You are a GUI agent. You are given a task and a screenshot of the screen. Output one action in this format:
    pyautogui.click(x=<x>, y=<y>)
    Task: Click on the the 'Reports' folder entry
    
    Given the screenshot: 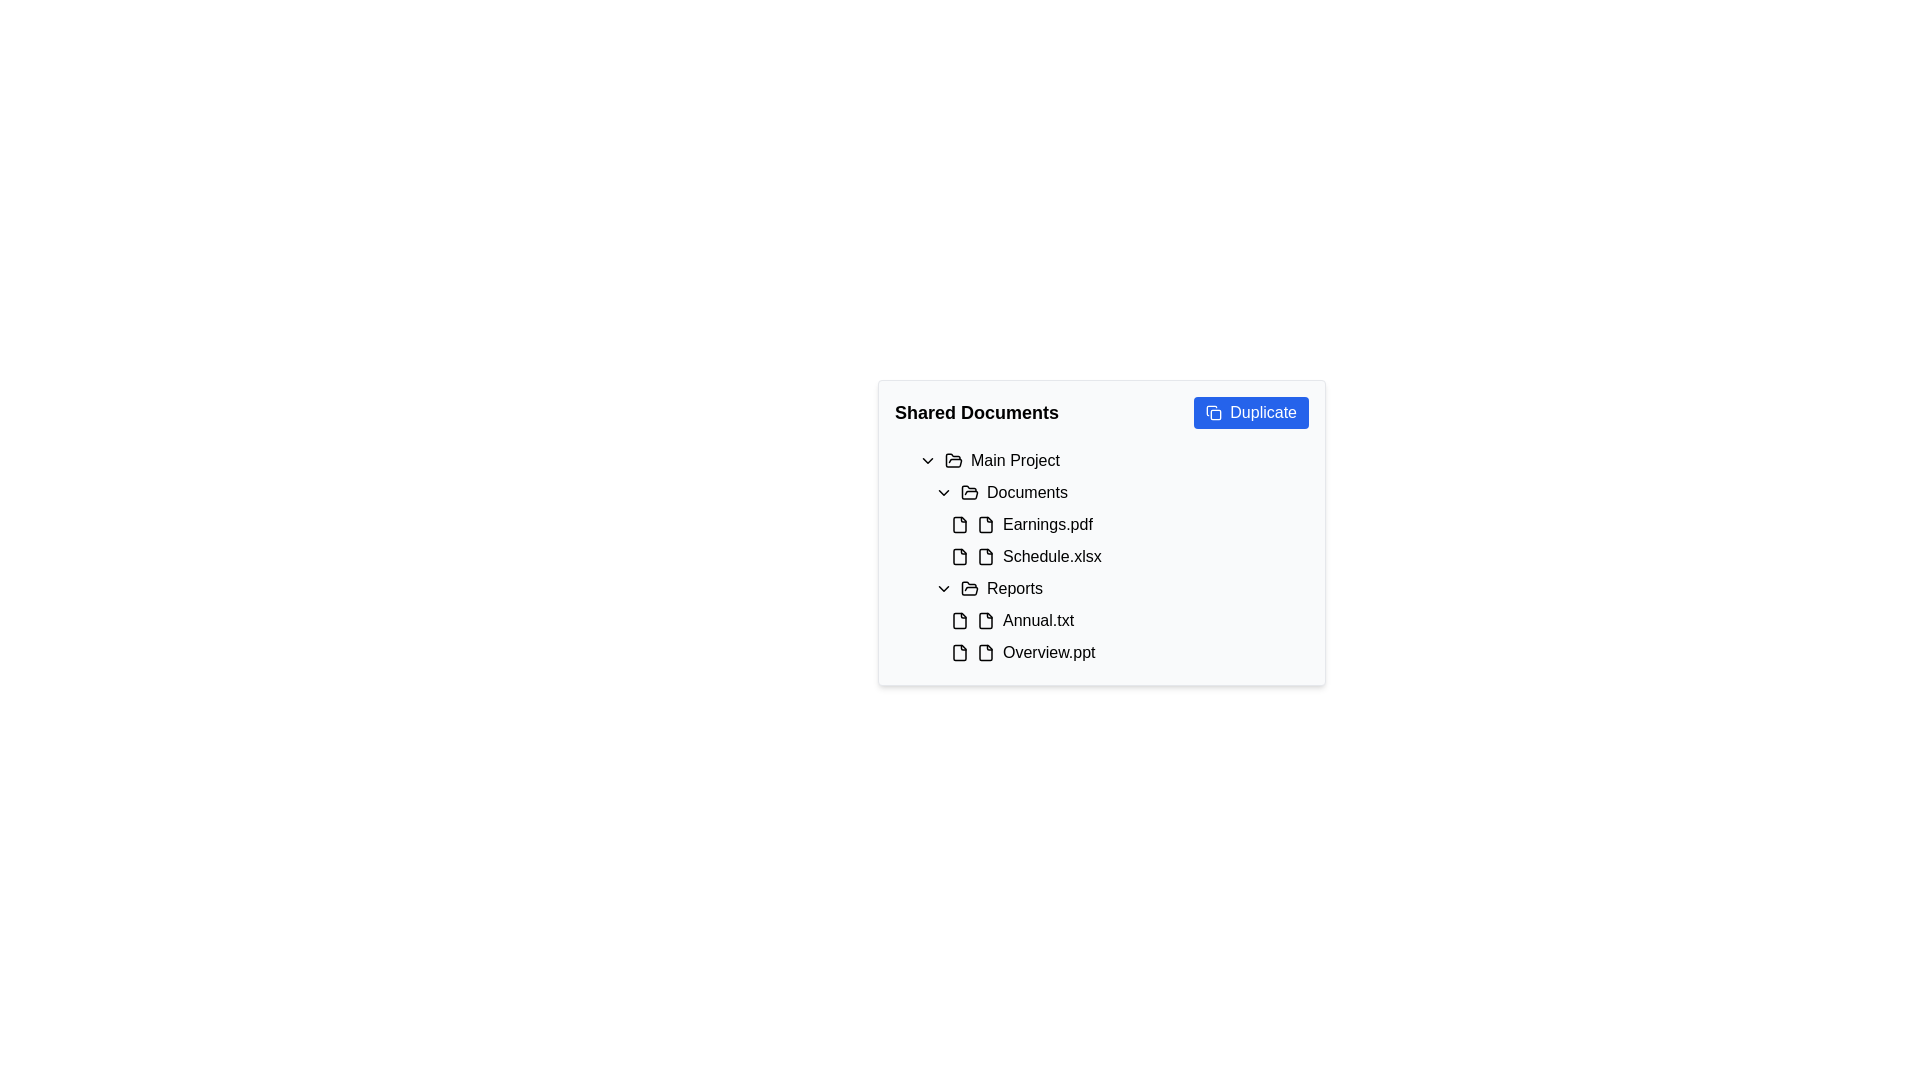 What is the action you would take?
    pyautogui.click(x=1117, y=588)
    